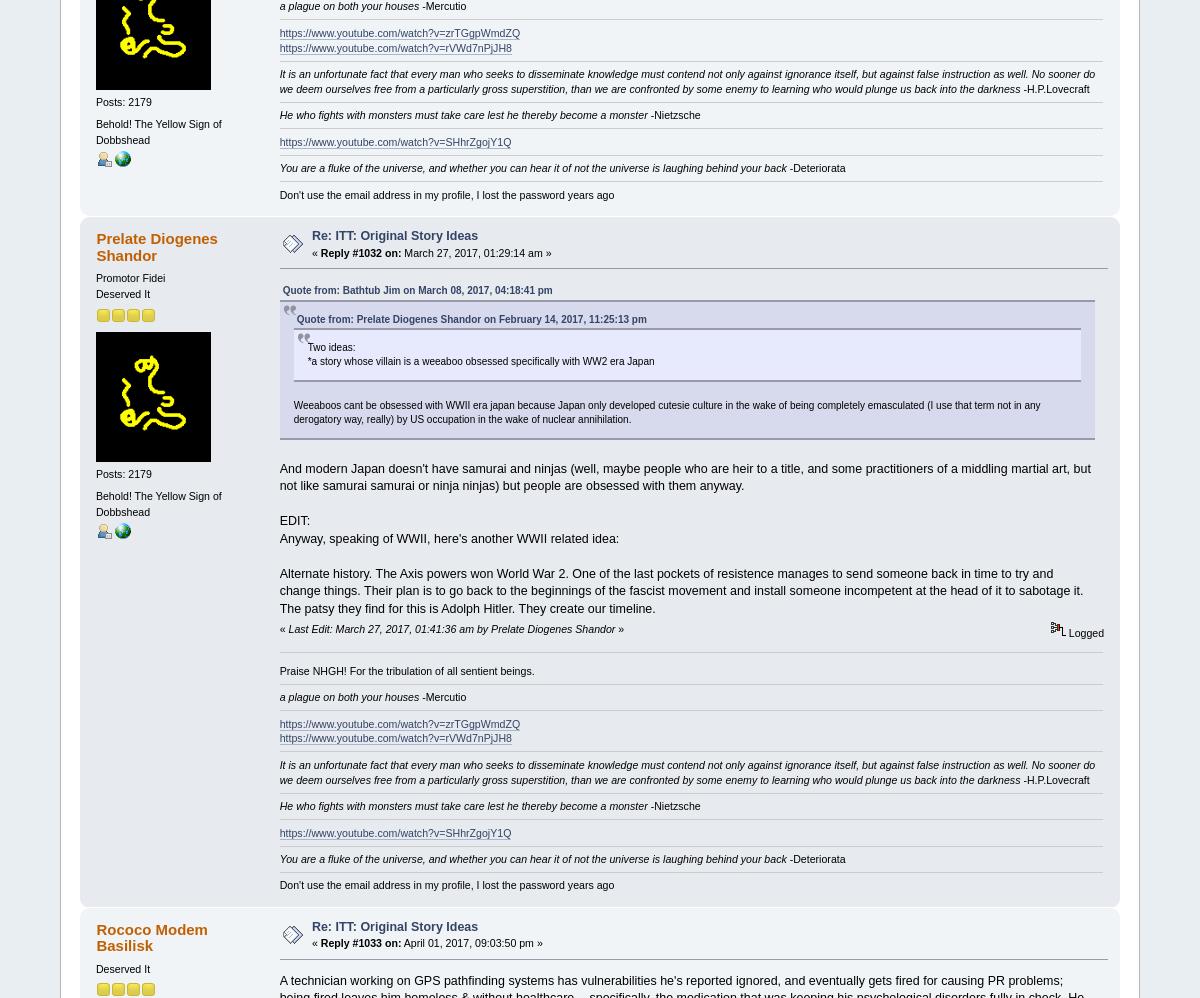  Describe the element at coordinates (330, 347) in the screenshot. I see `'Two ideas:'` at that location.